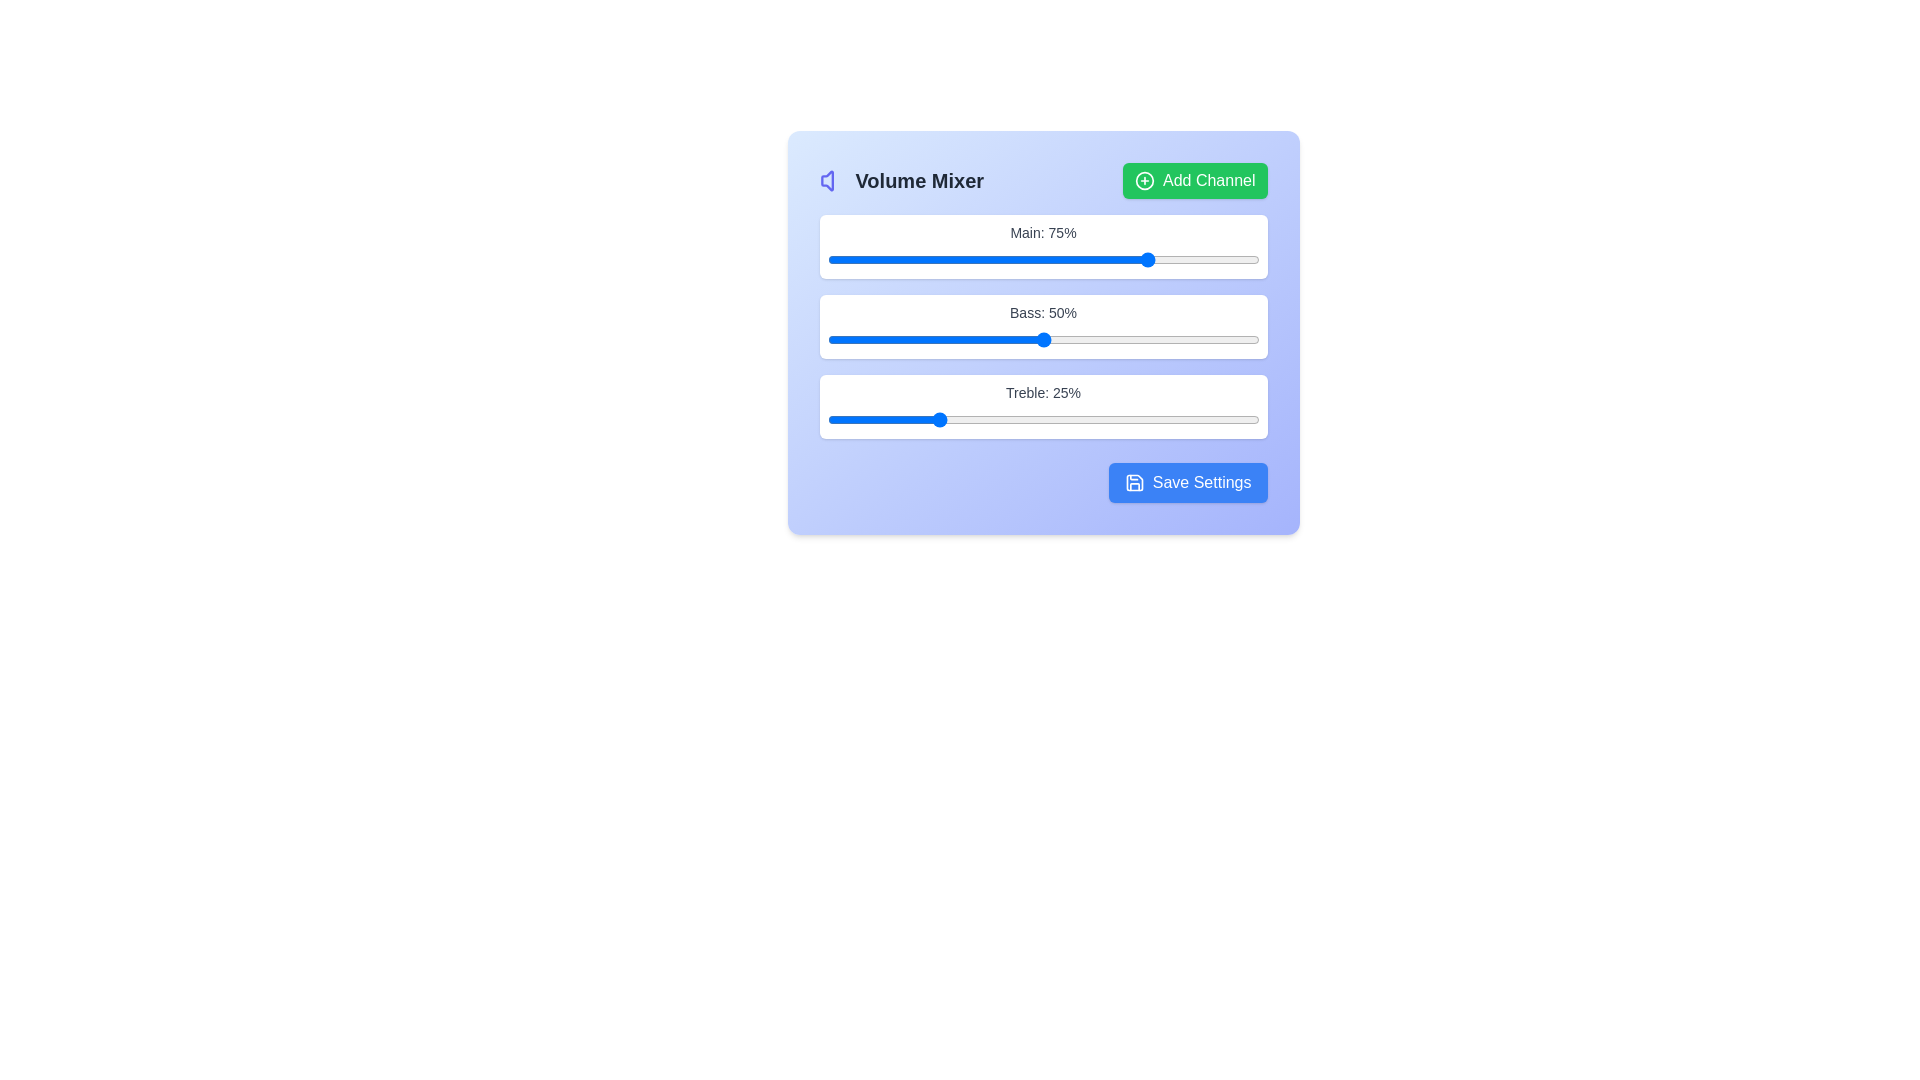 The height and width of the screenshot is (1080, 1920). I want to click on the slider thumb of the 'Bass: 50%' slider, so click(1042, 326).